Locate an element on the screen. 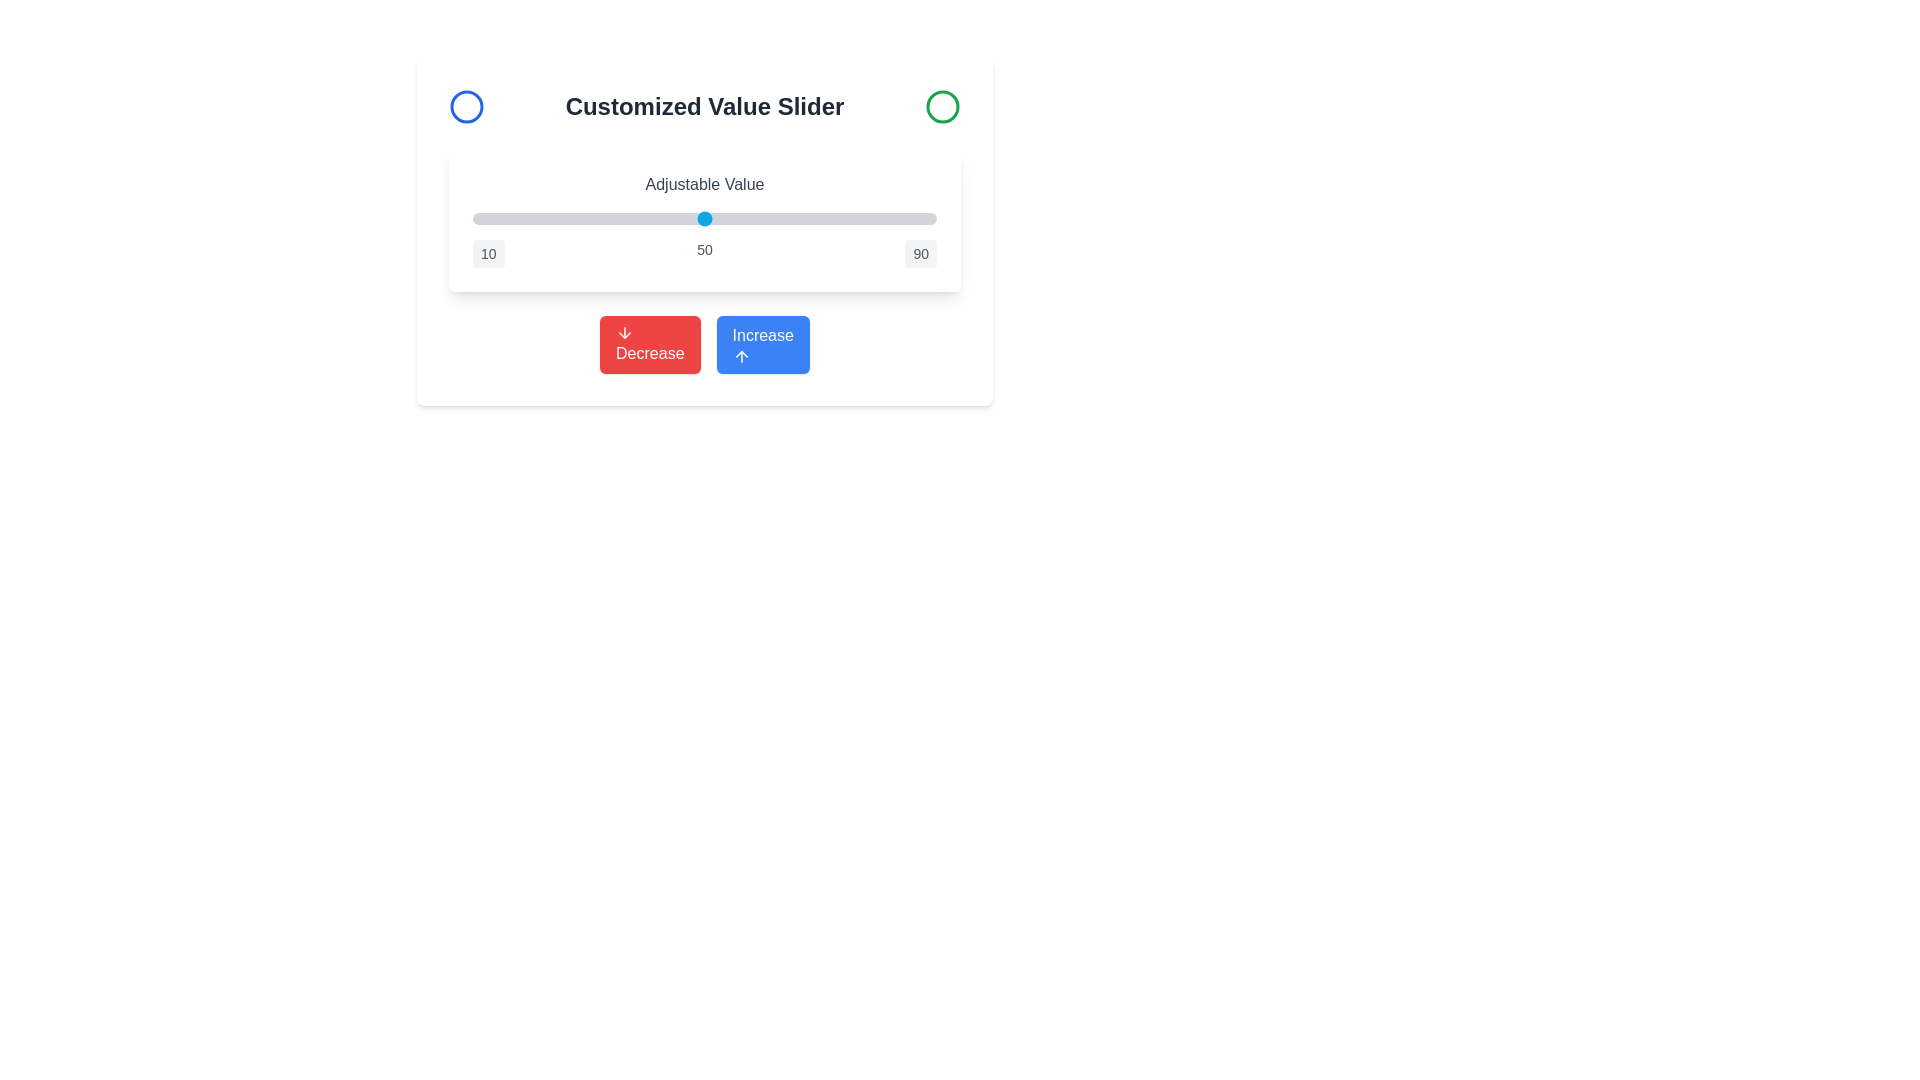 The image size is (1920, 1080). the blue knob of the horizontal Seekbar labeled 'Adjustable Value' is located at coordinates (705, 219).